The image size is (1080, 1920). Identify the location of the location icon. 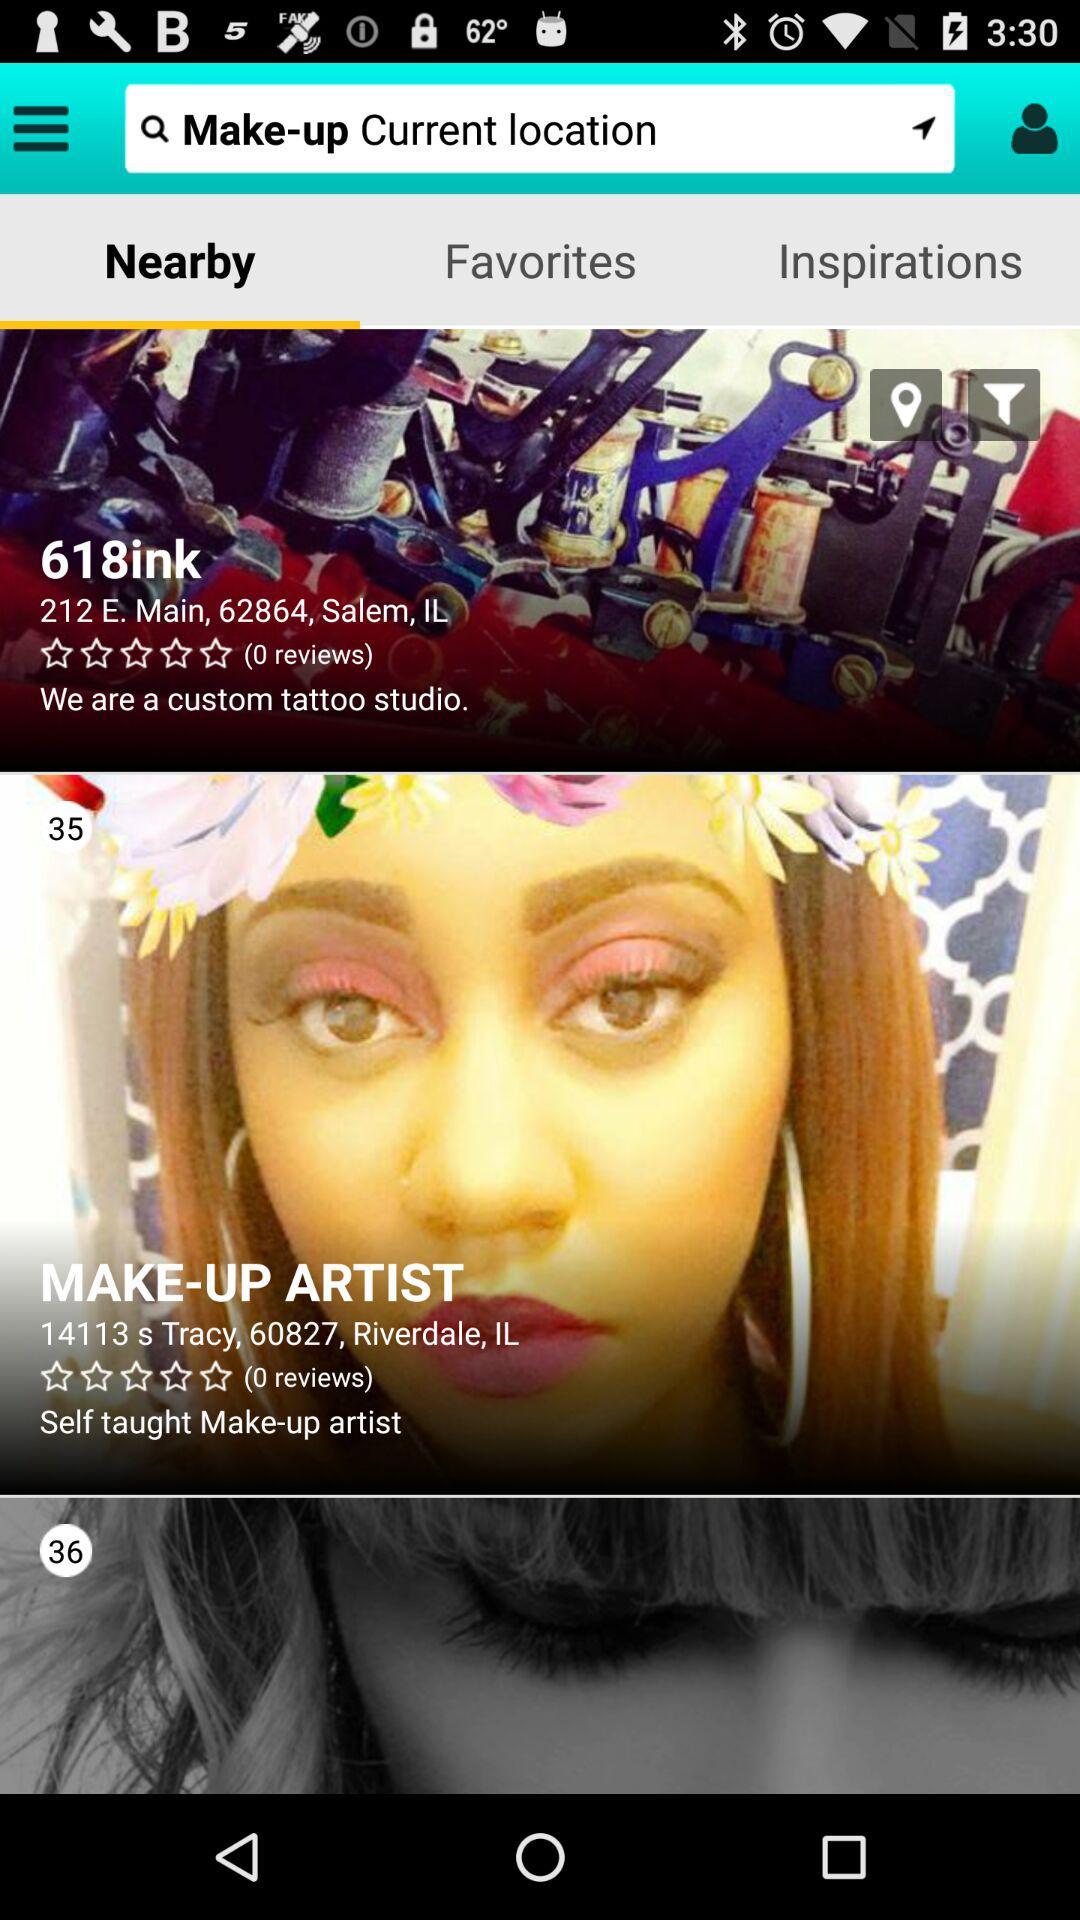
(906, 432).